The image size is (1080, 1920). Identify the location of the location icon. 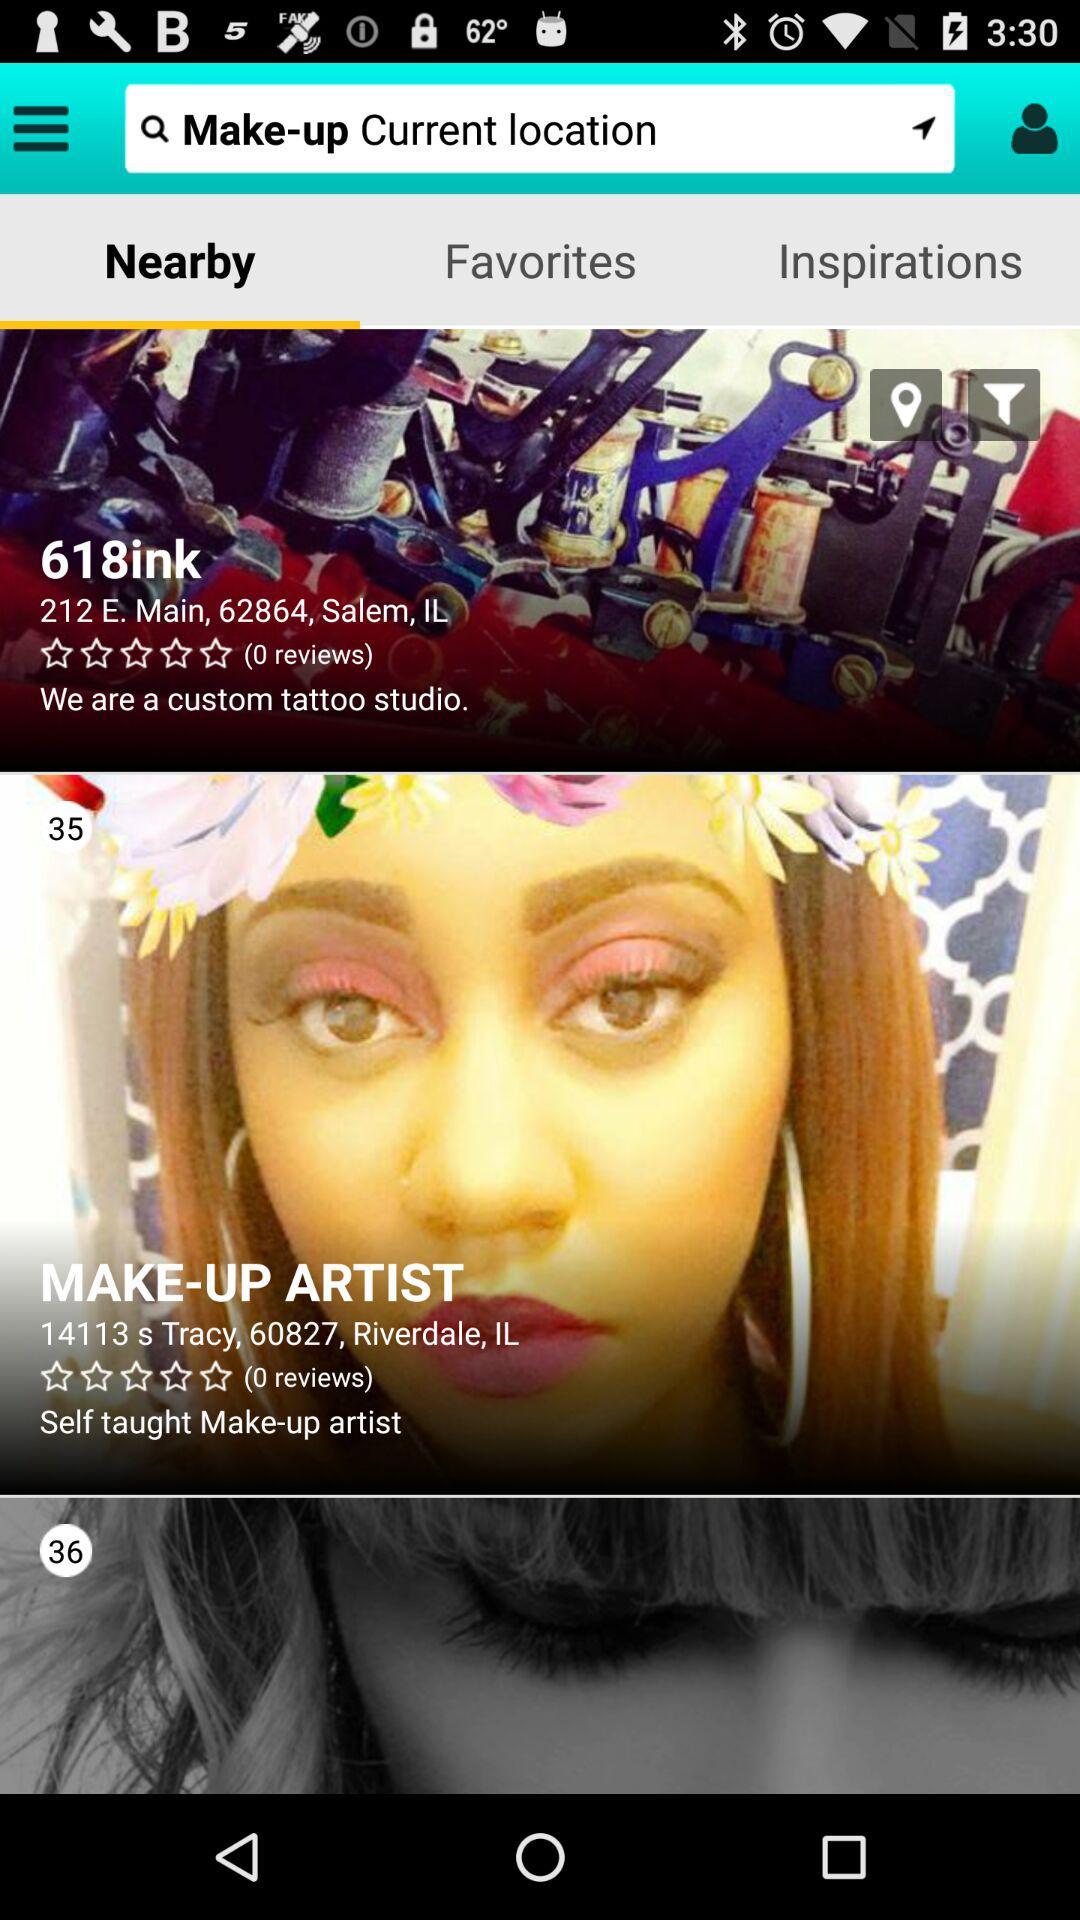
(906, 432).